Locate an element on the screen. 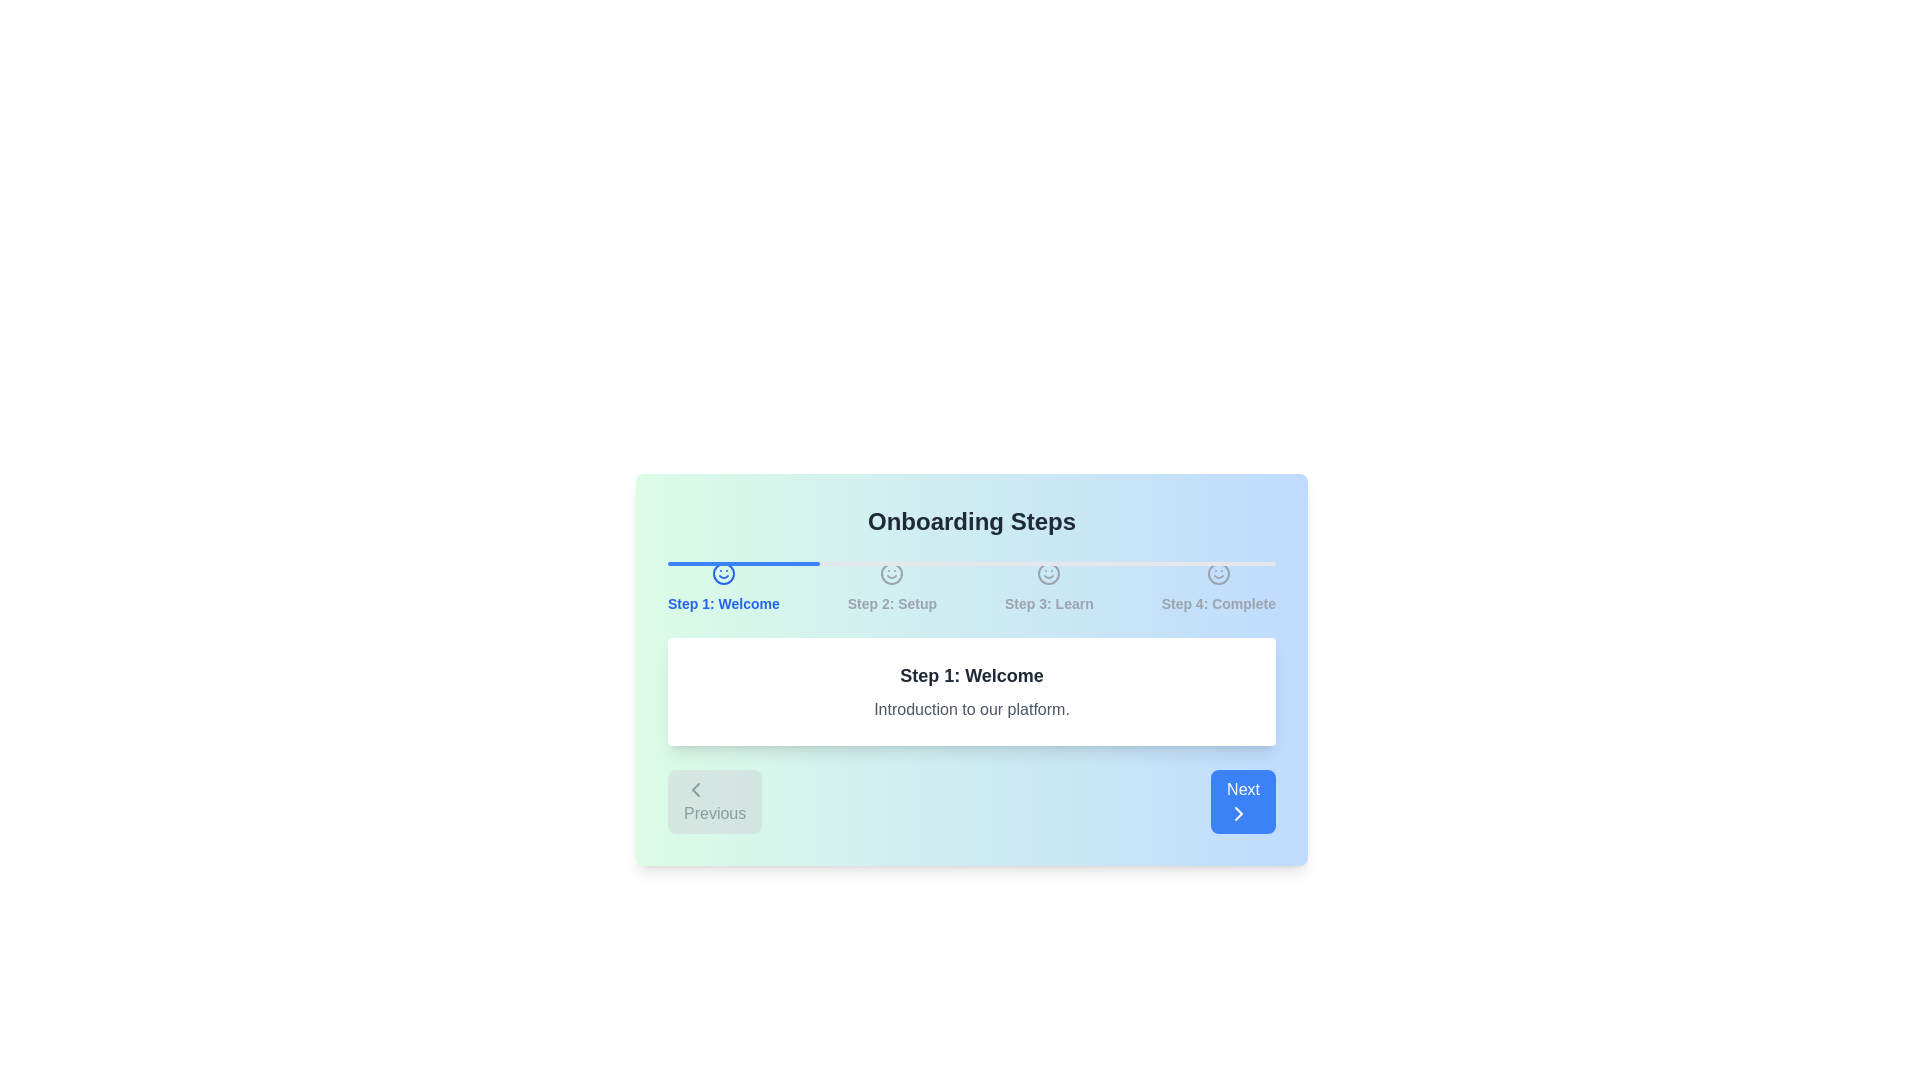 Image resolution: width=1920 pixels, height=1080 pixels. the visual step indicator labeled 'Step 3: Learn' is located at coordinates (1048, 586).